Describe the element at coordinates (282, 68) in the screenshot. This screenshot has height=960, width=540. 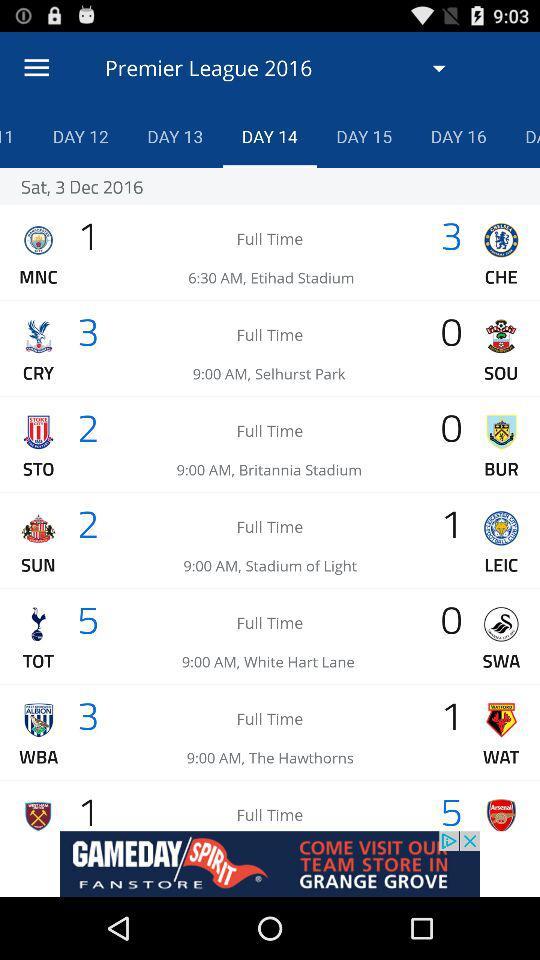
I see `the text below the navigation bar` at that location.